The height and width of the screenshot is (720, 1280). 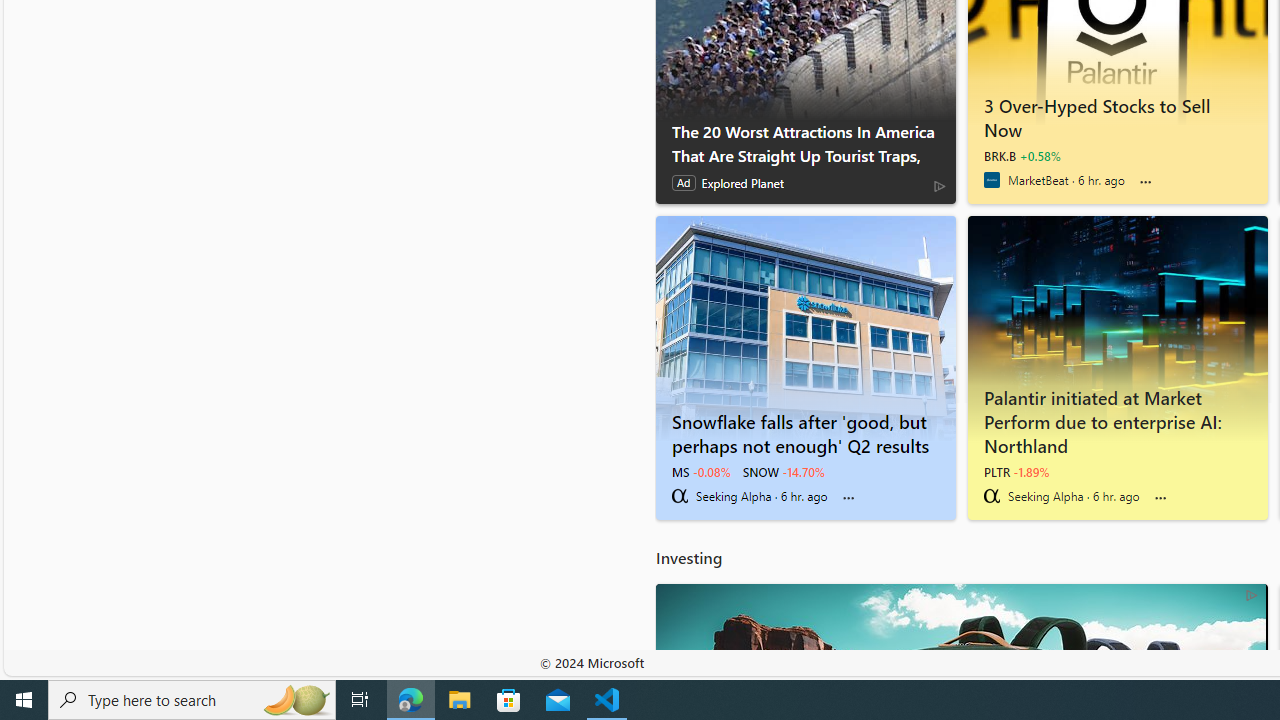 What do you see at coordinates (991, 495) in the screenshot?
I see `'Seeking Alpha'` at bounding box center [991, 495].